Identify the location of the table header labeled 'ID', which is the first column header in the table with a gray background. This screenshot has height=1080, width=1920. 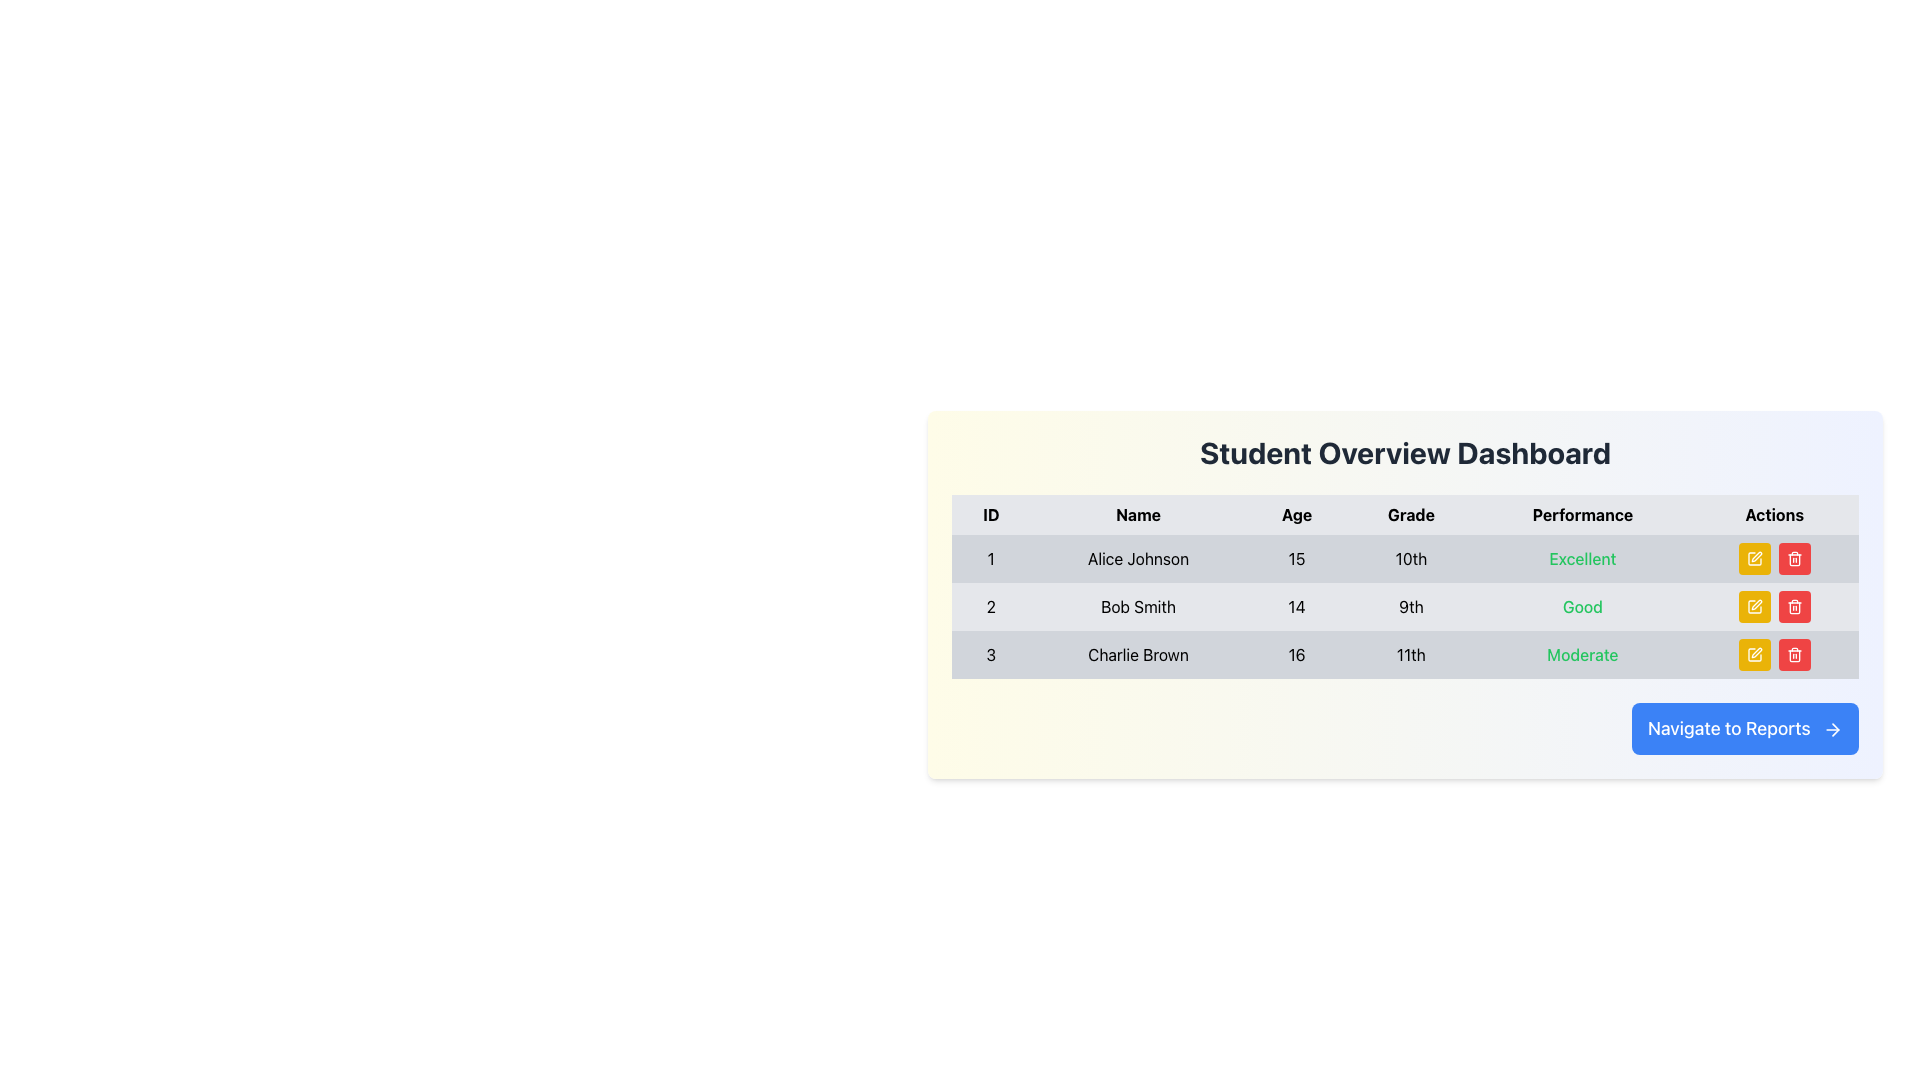
(991, 514).